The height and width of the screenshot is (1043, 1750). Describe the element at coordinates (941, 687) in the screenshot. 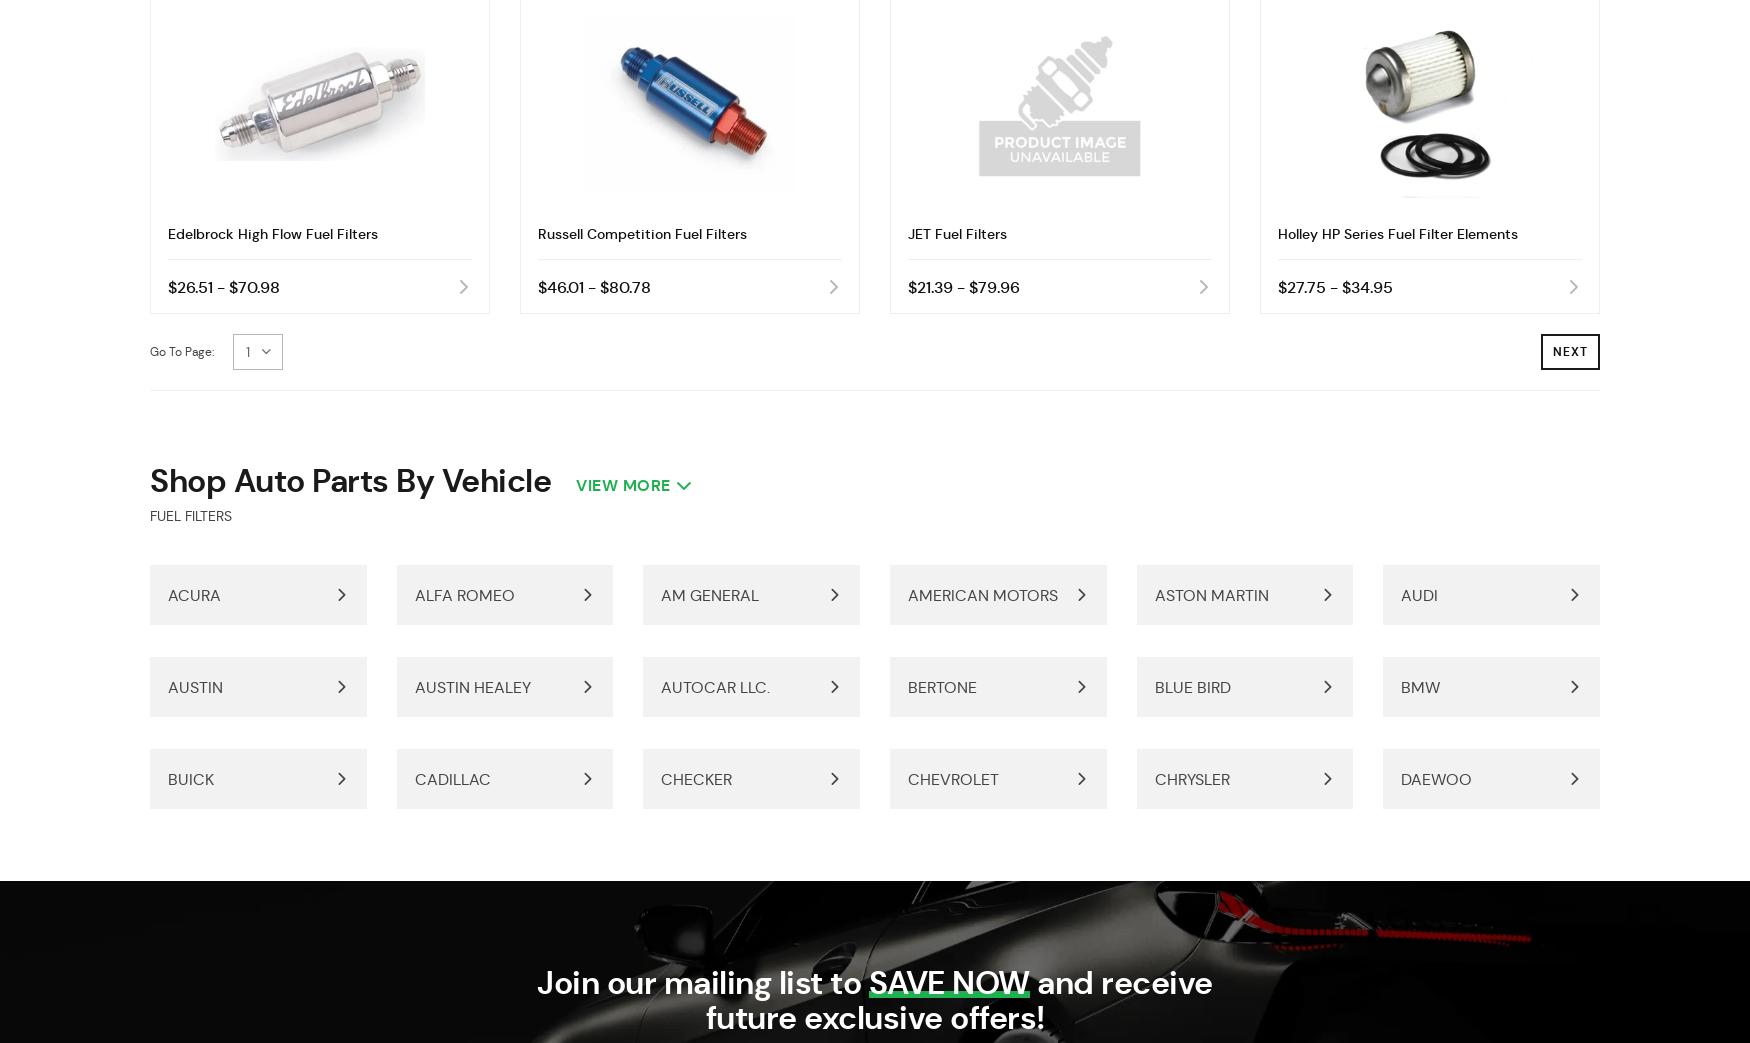

I see `'BERTONE'` at that location.